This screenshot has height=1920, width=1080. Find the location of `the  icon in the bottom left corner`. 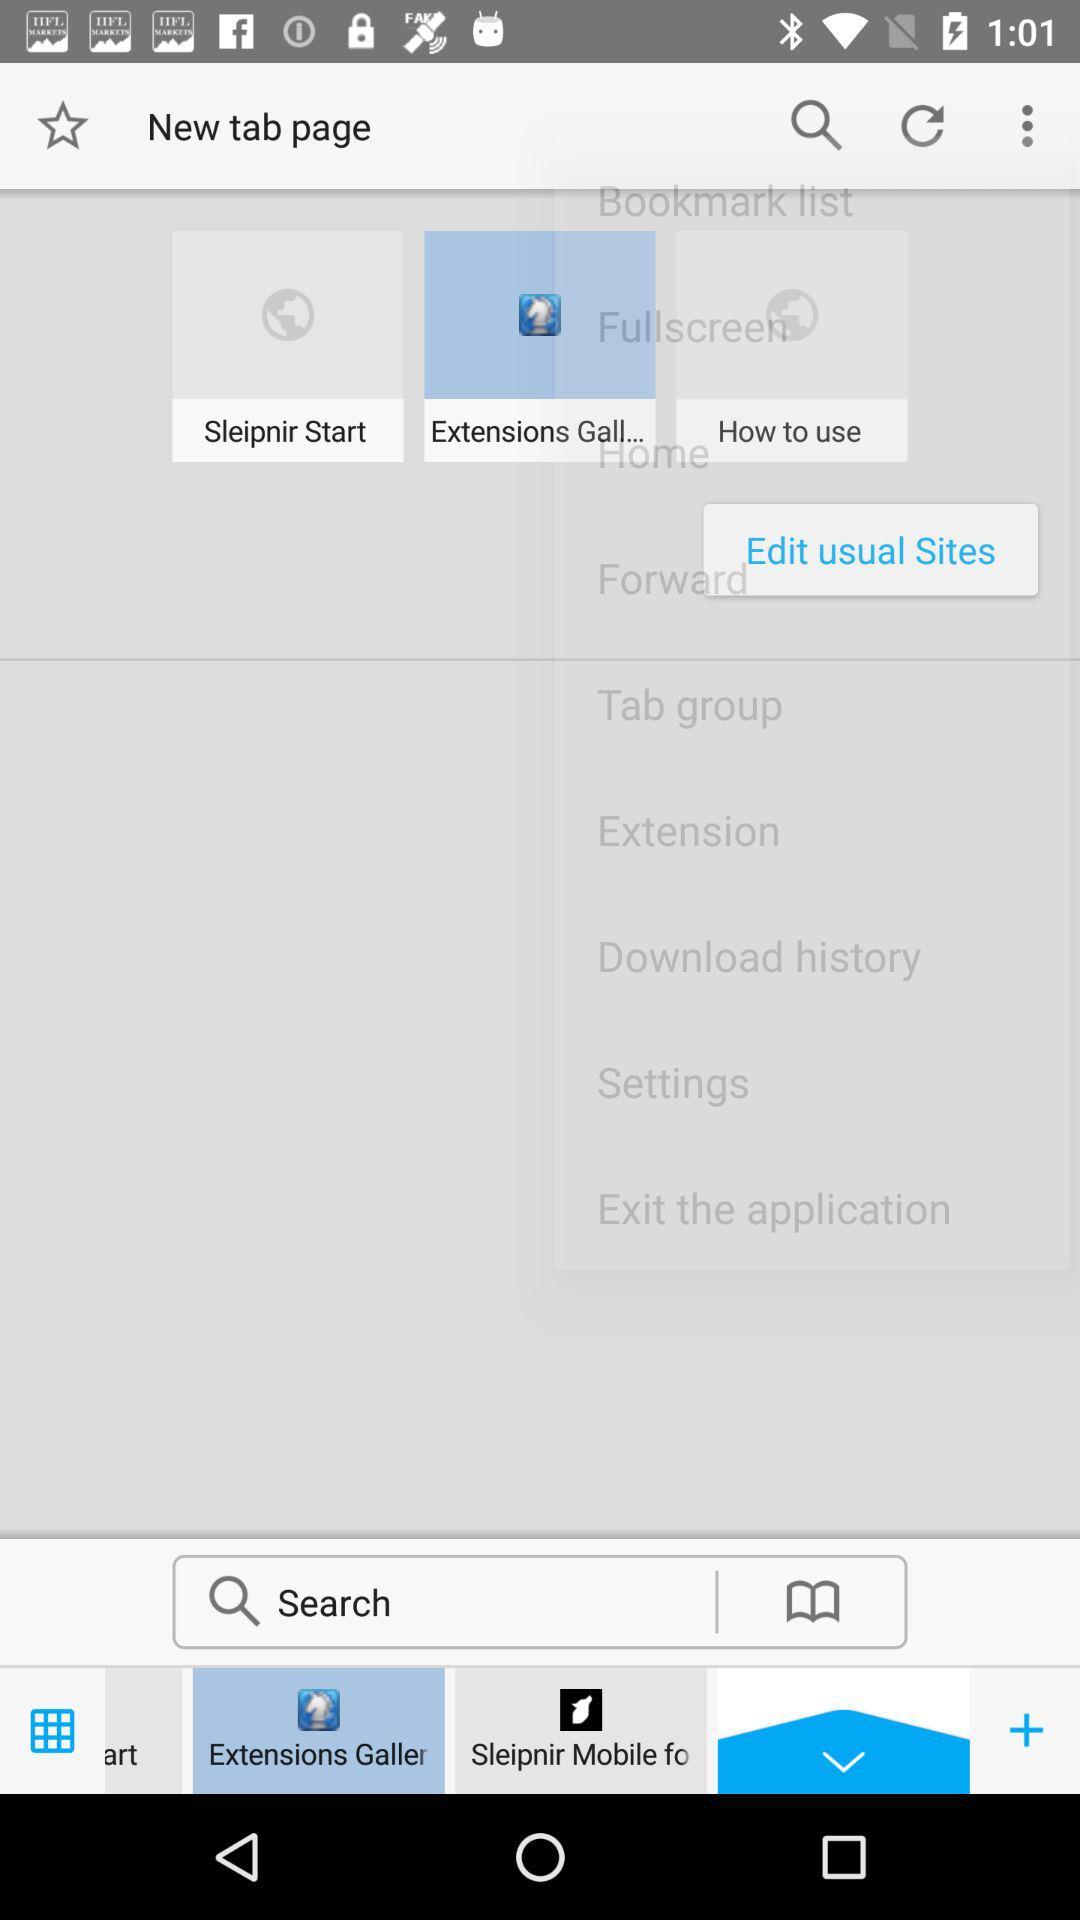

the  icon in the bottom left corner is located at coordinates (1027, 1730).